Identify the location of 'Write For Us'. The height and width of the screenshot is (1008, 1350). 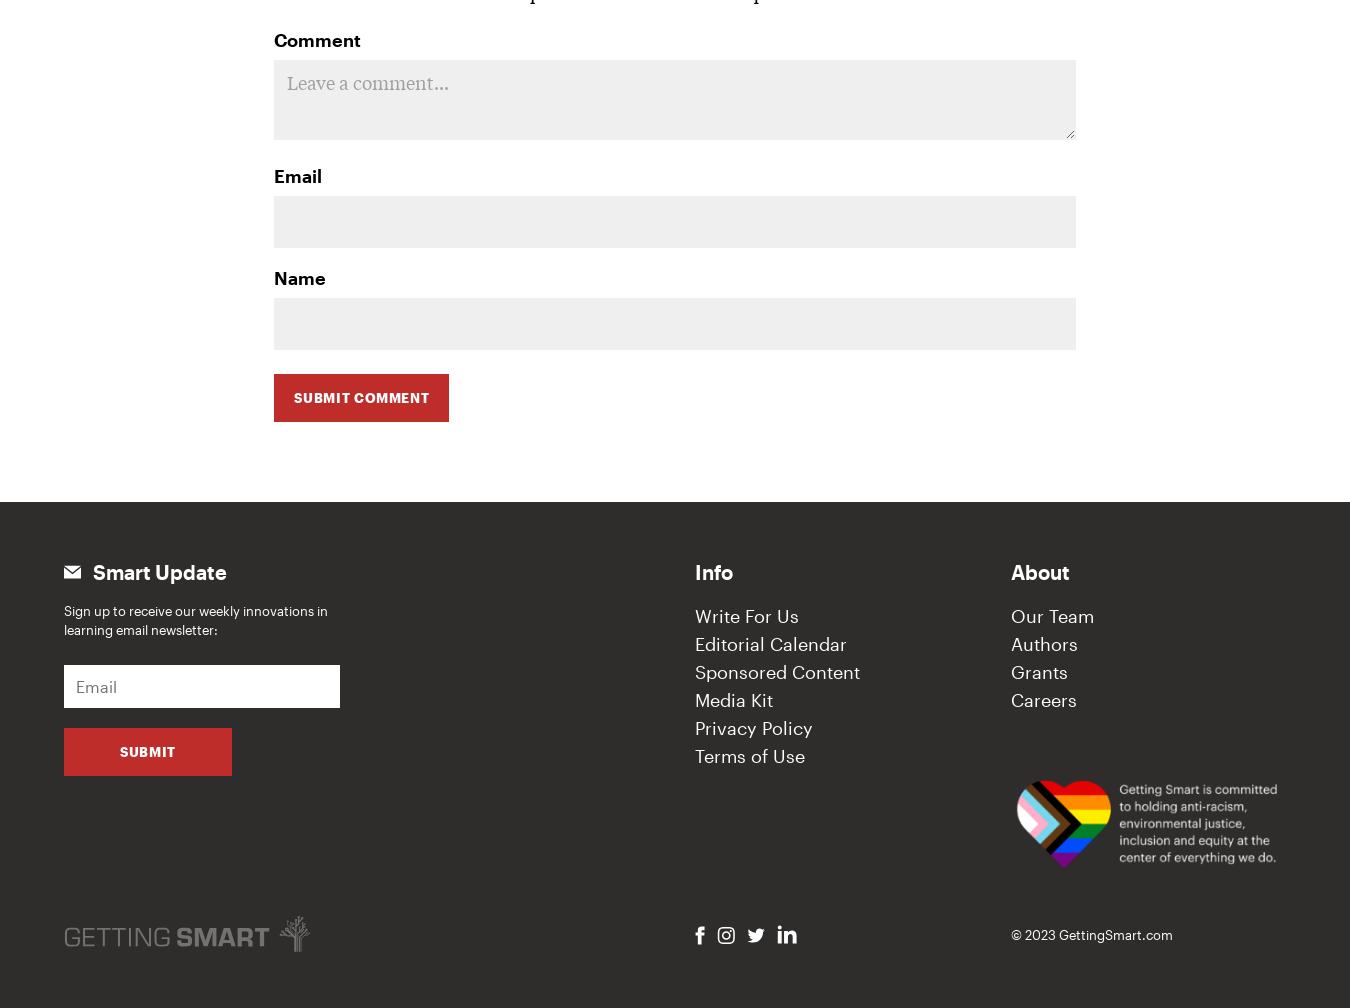
(693, 615).